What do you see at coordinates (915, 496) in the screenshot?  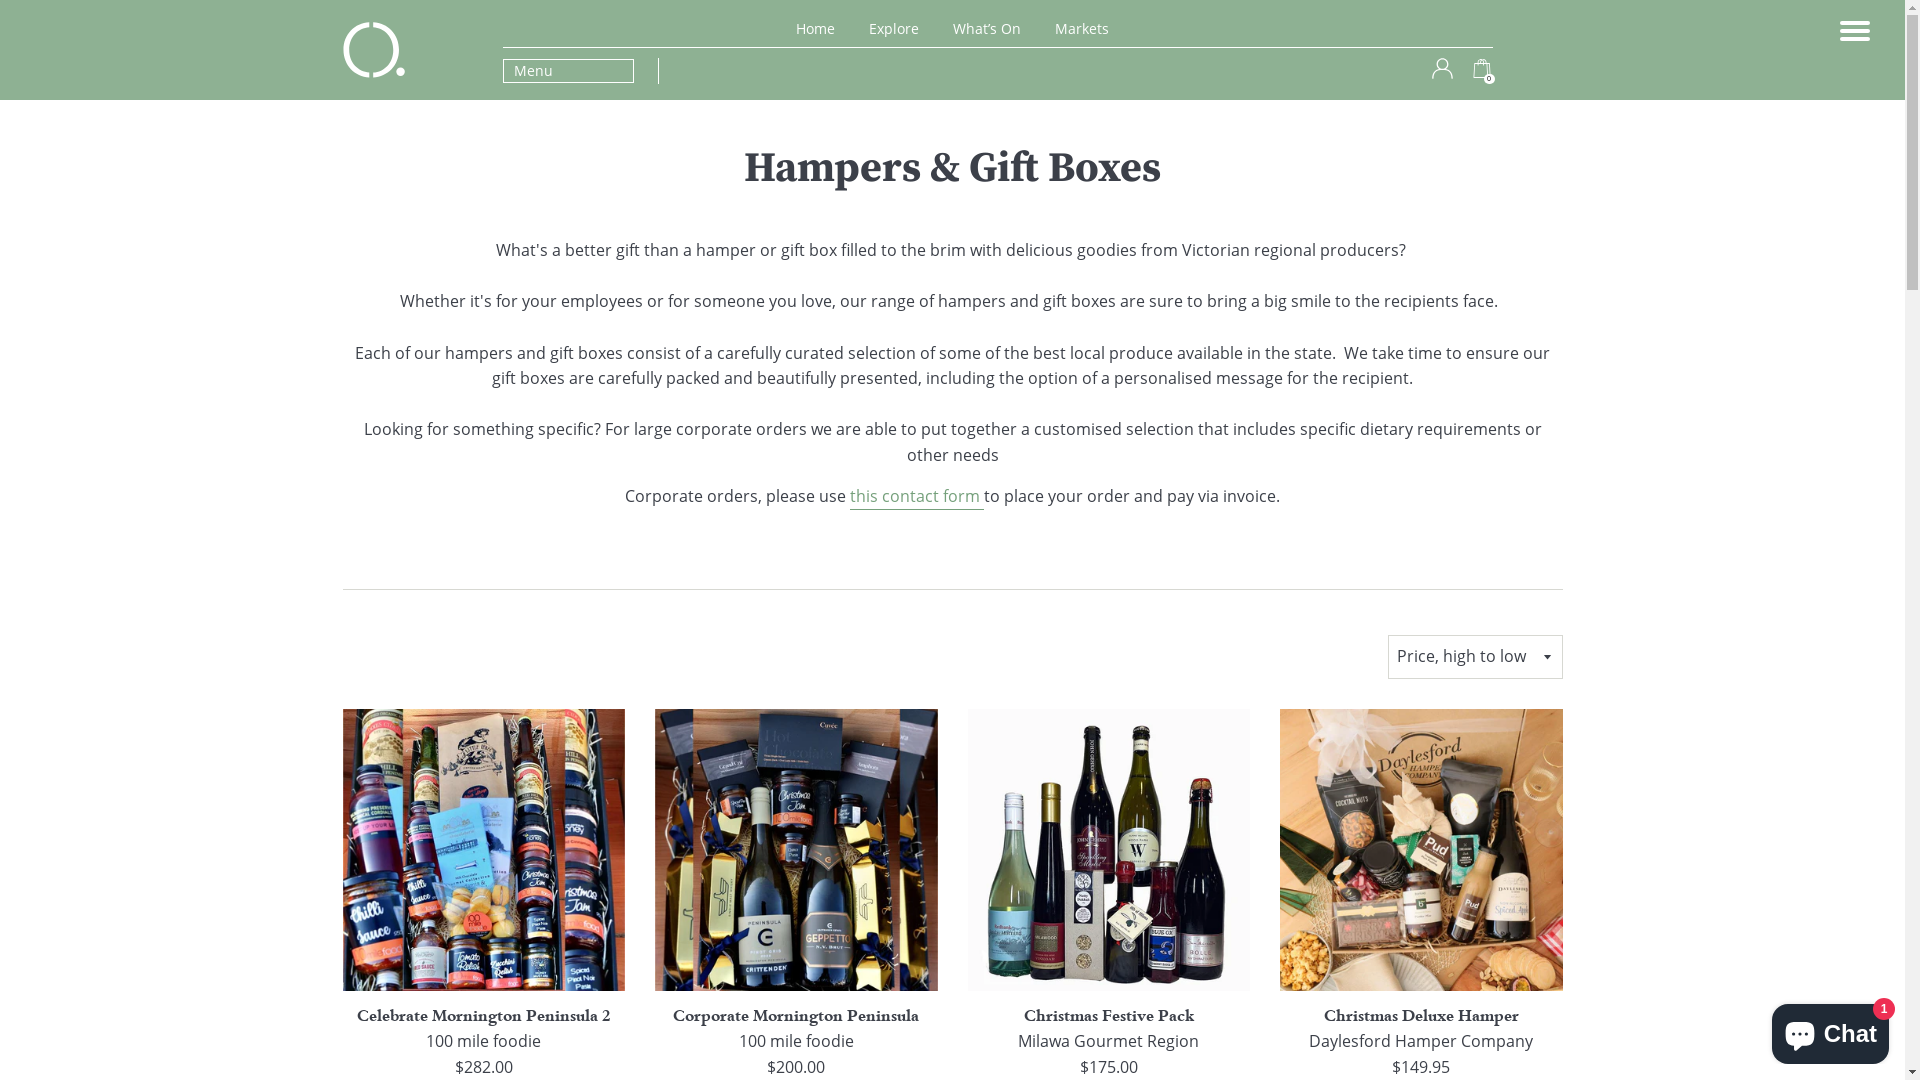 I see `'this contact form'` at bounding box center [915, 496].